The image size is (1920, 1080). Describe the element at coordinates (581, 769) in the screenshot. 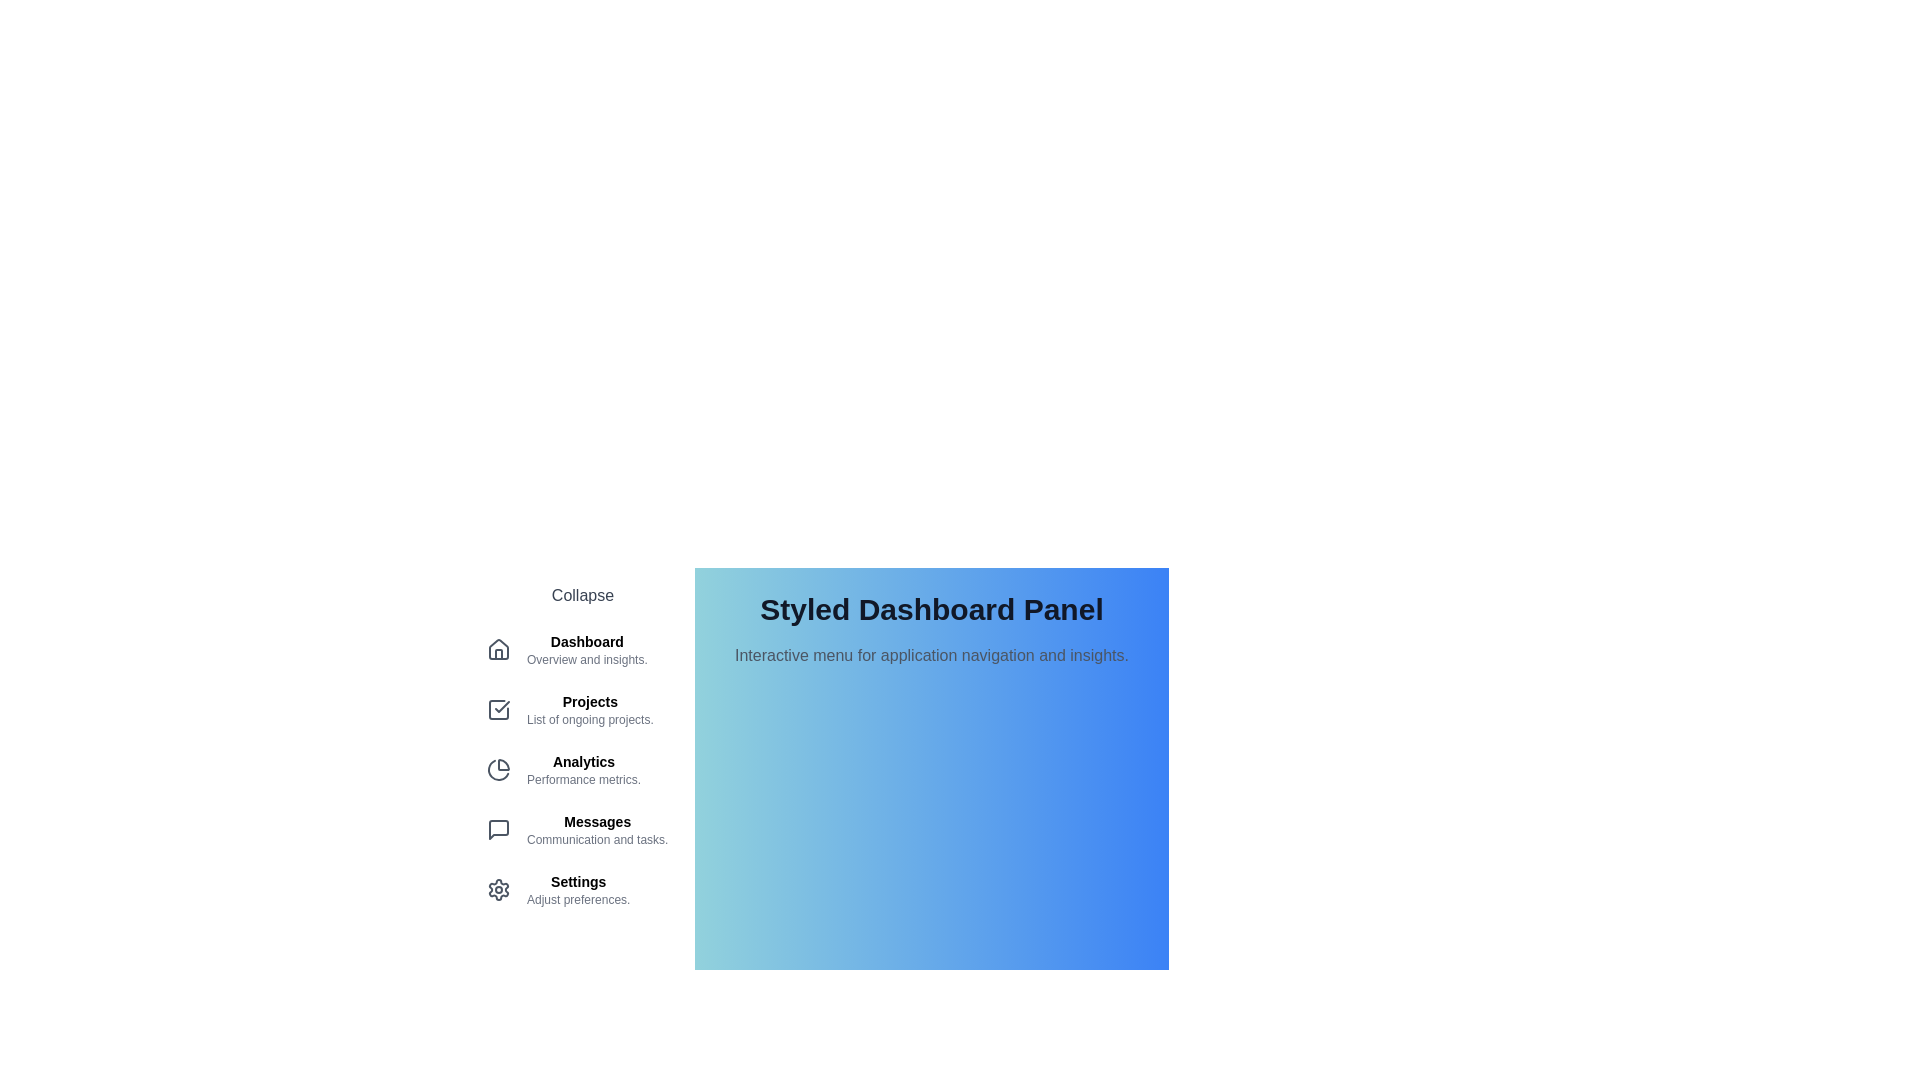

I see `the menu item corresponding to Analytics` at that location.